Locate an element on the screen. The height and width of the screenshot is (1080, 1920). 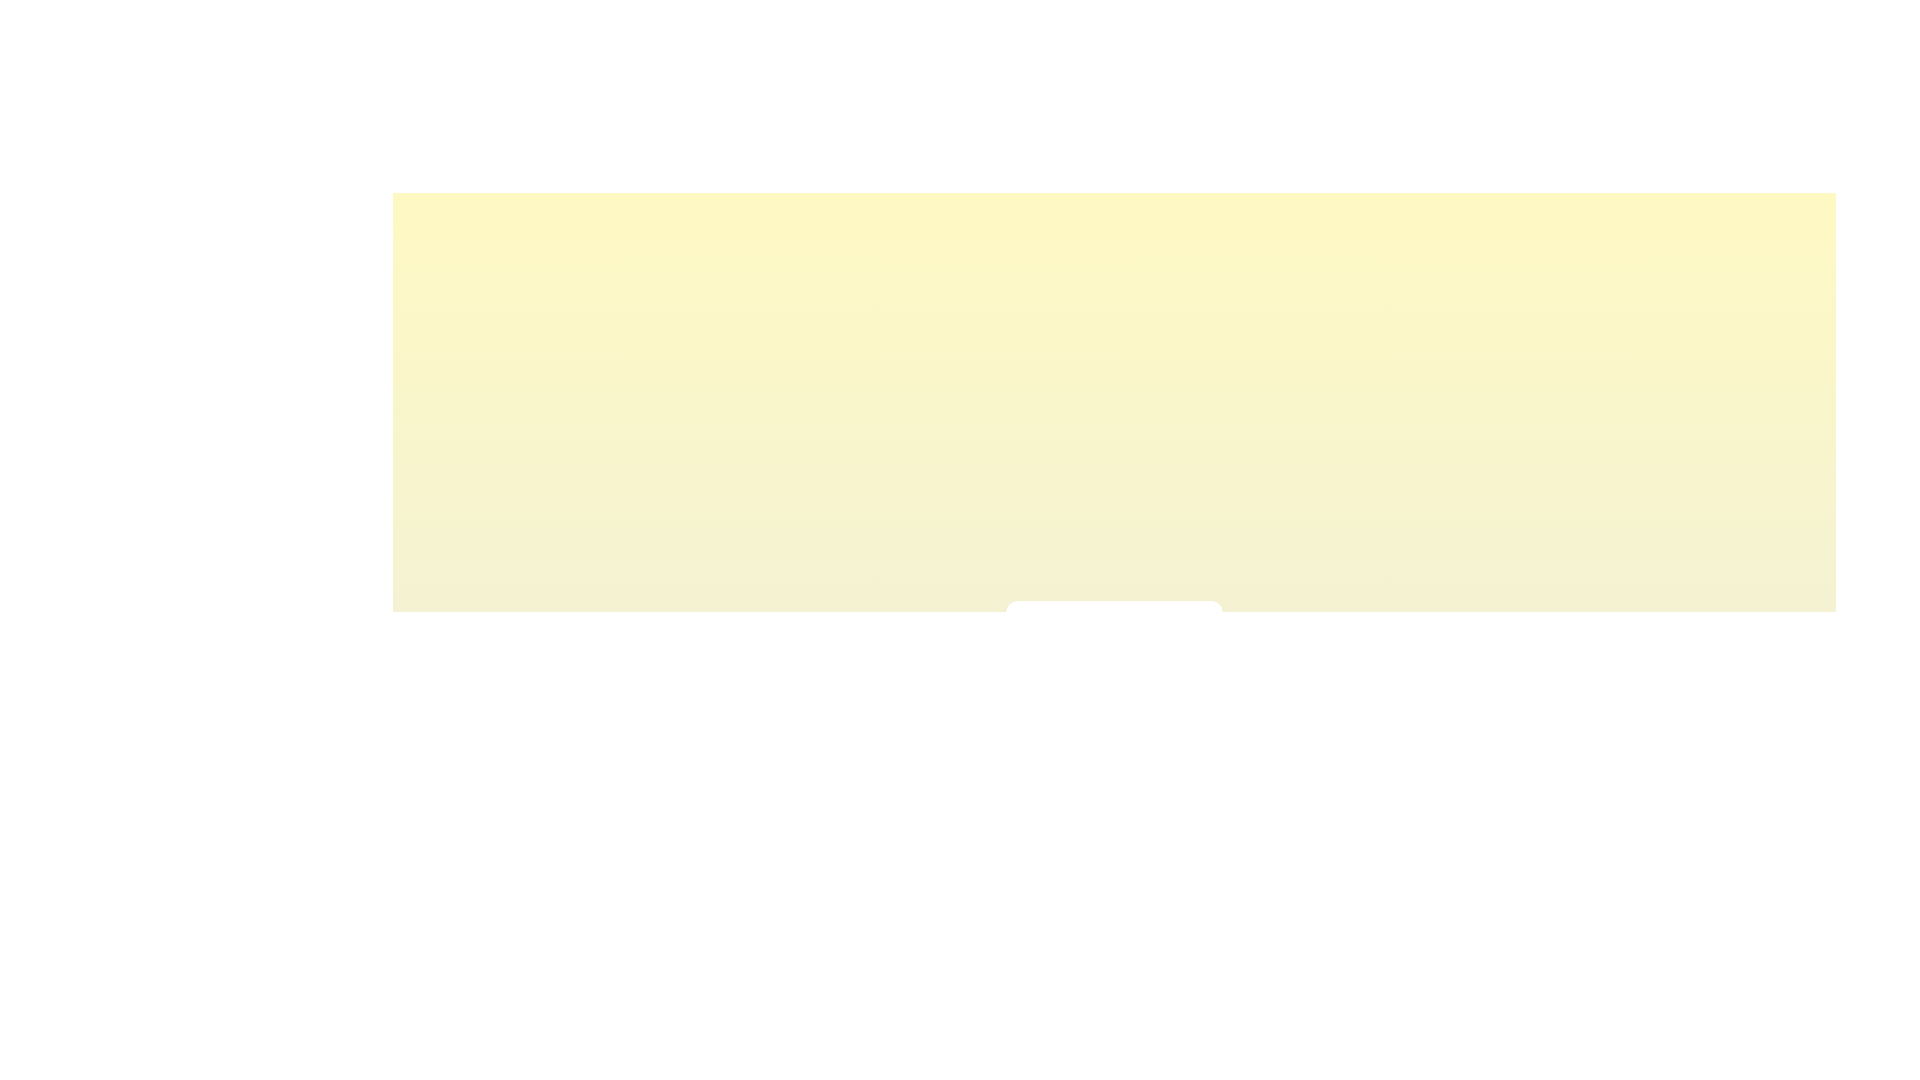
the light intensity slider to 29% to observe the corresponding visual feedback color is located at coordinates (1078, 676).